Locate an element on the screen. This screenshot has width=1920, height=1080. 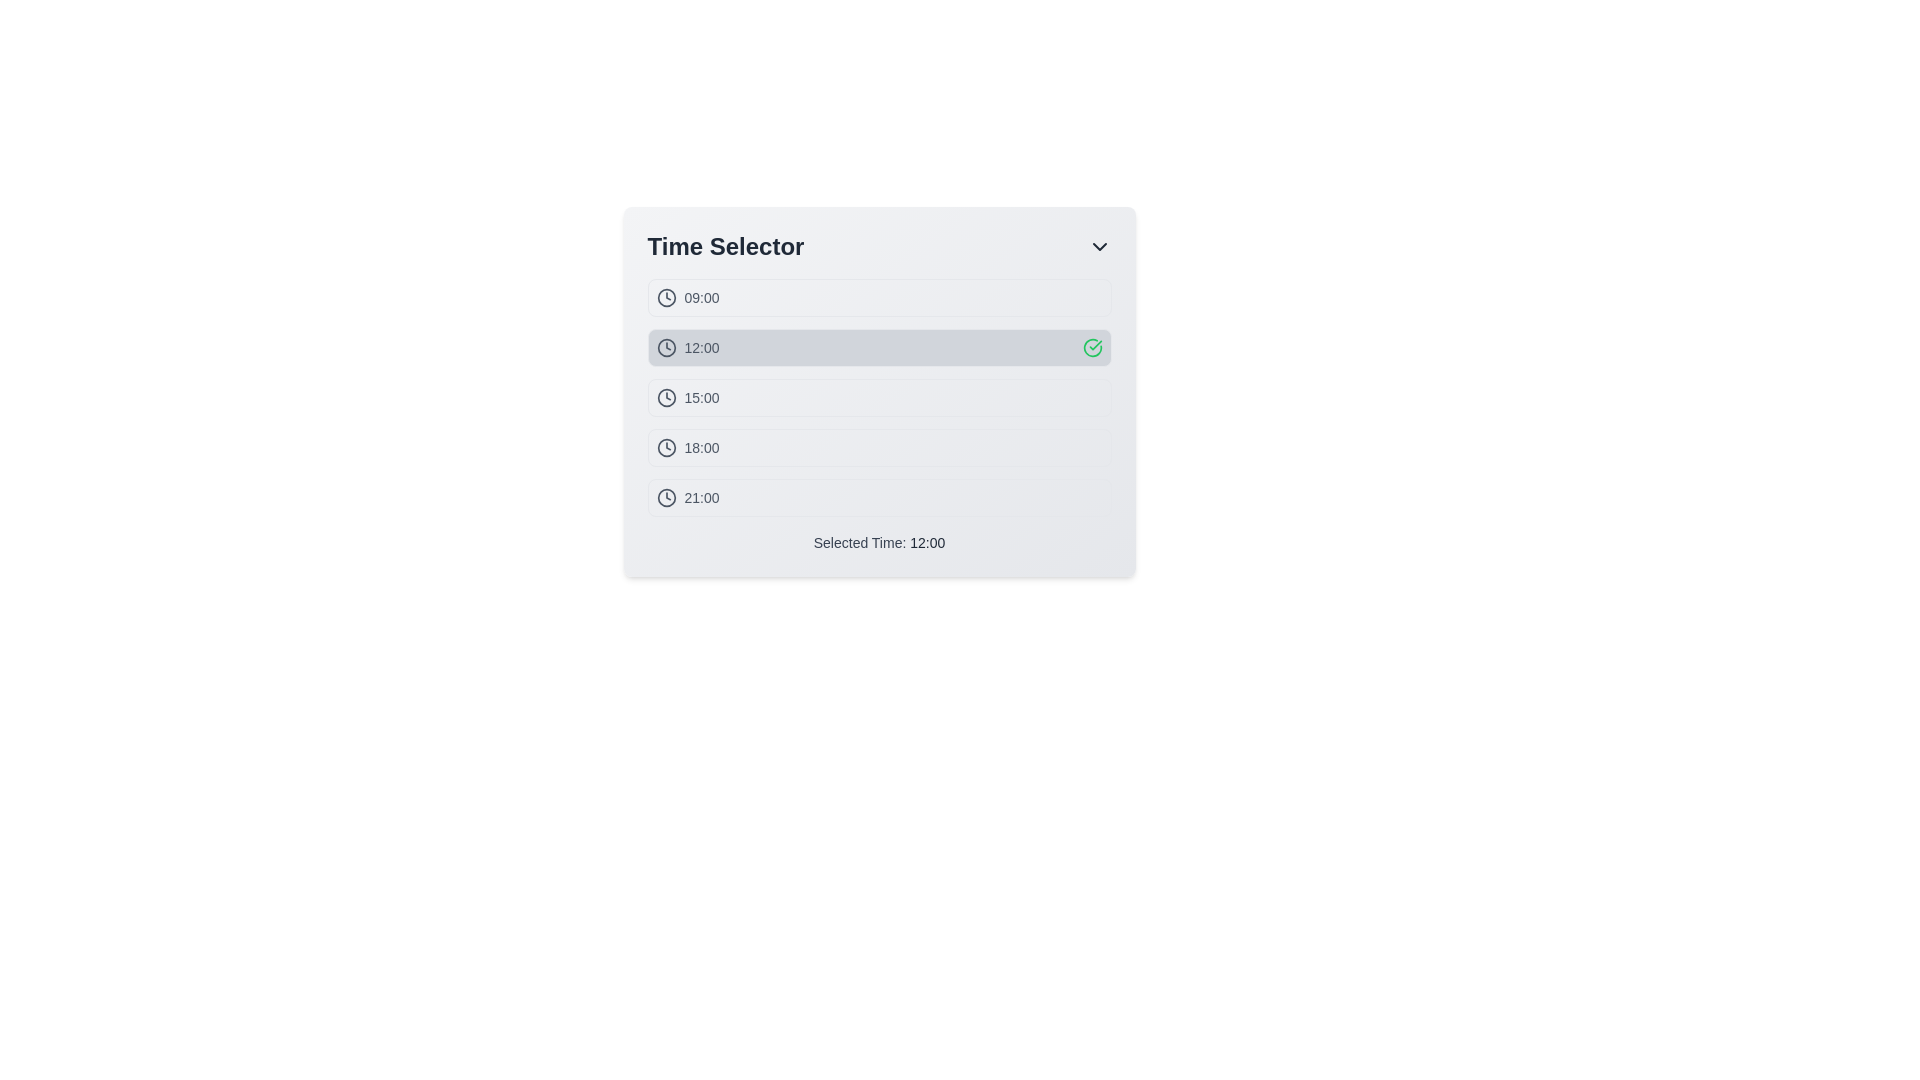
the clock icon represented by the SVG Circle in the second row of the 'Time Selector' interface is located at coordinates (666, 346).